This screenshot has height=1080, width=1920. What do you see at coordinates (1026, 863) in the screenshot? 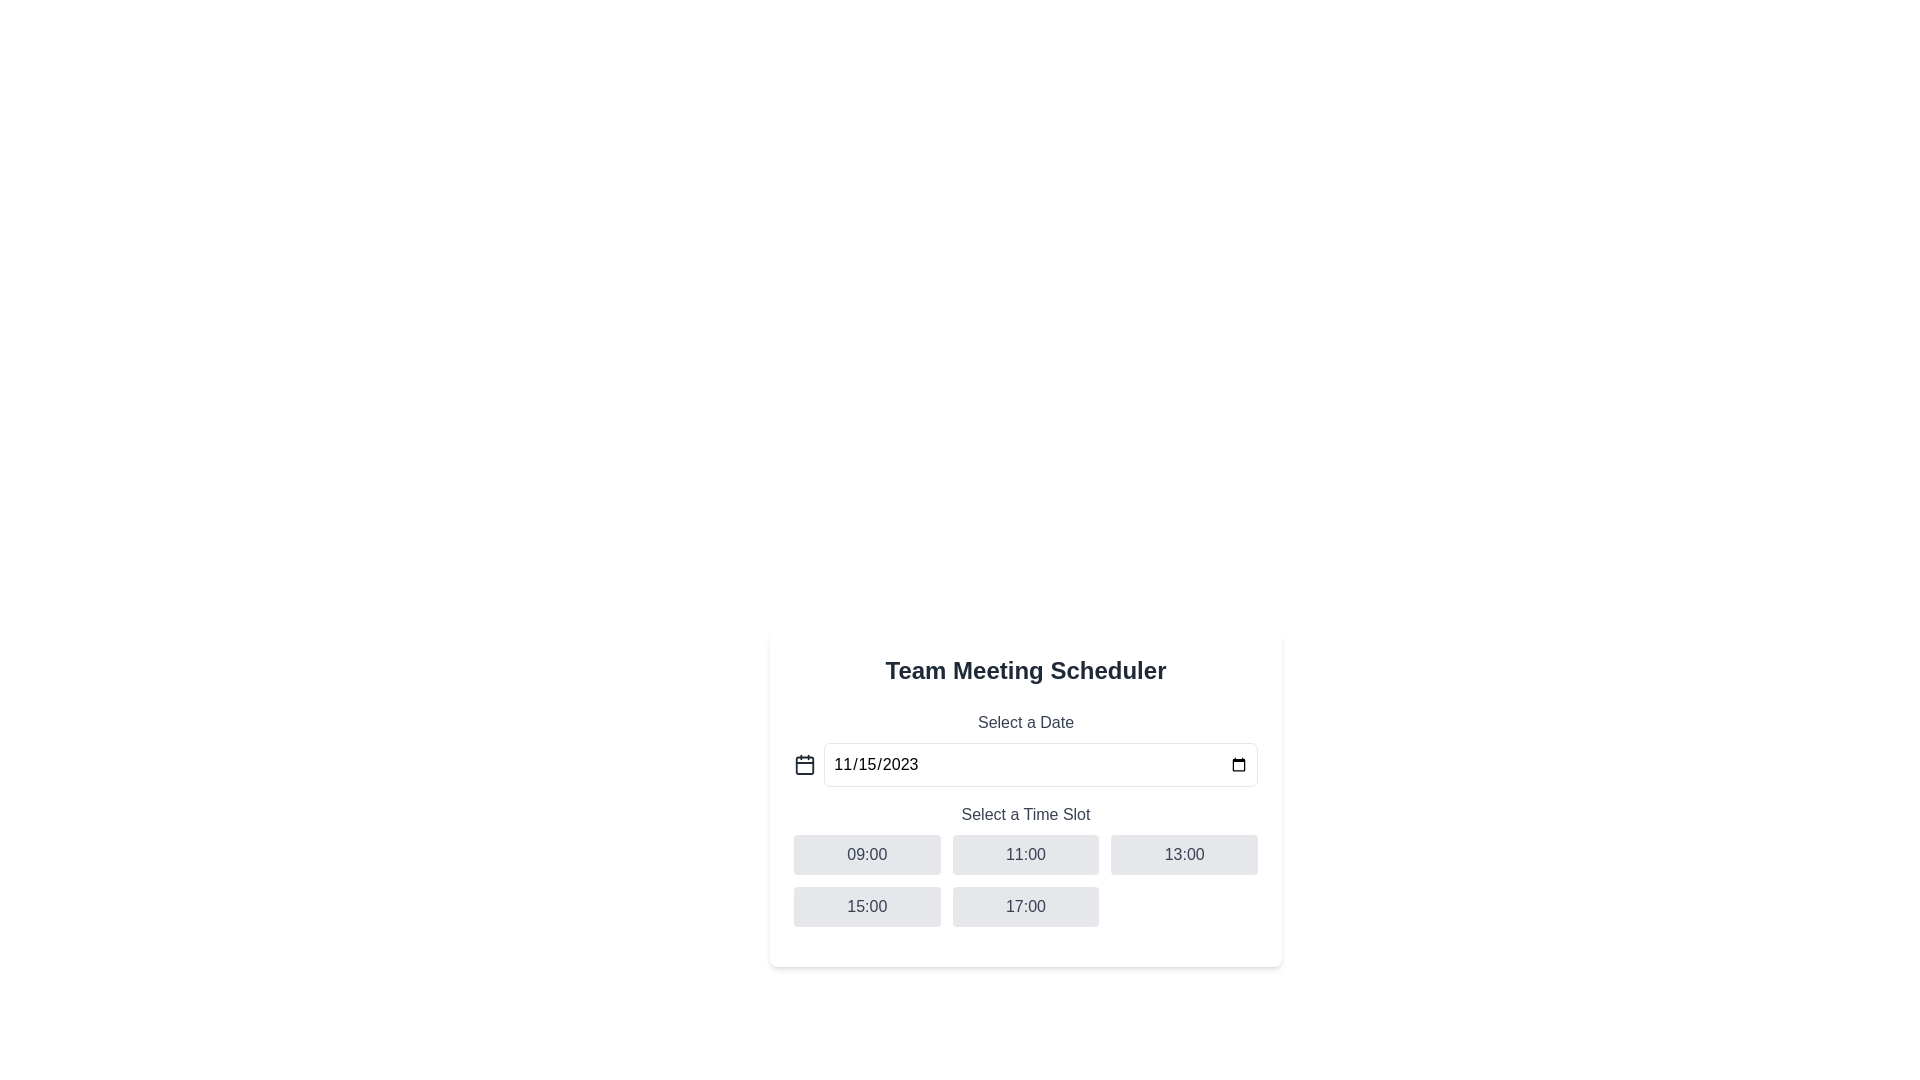
I see `the '11:00' button in the 'Select a Time Slot' section of the 'Team Meeting Scheduler' interface` at bounding box center [1026, 863].